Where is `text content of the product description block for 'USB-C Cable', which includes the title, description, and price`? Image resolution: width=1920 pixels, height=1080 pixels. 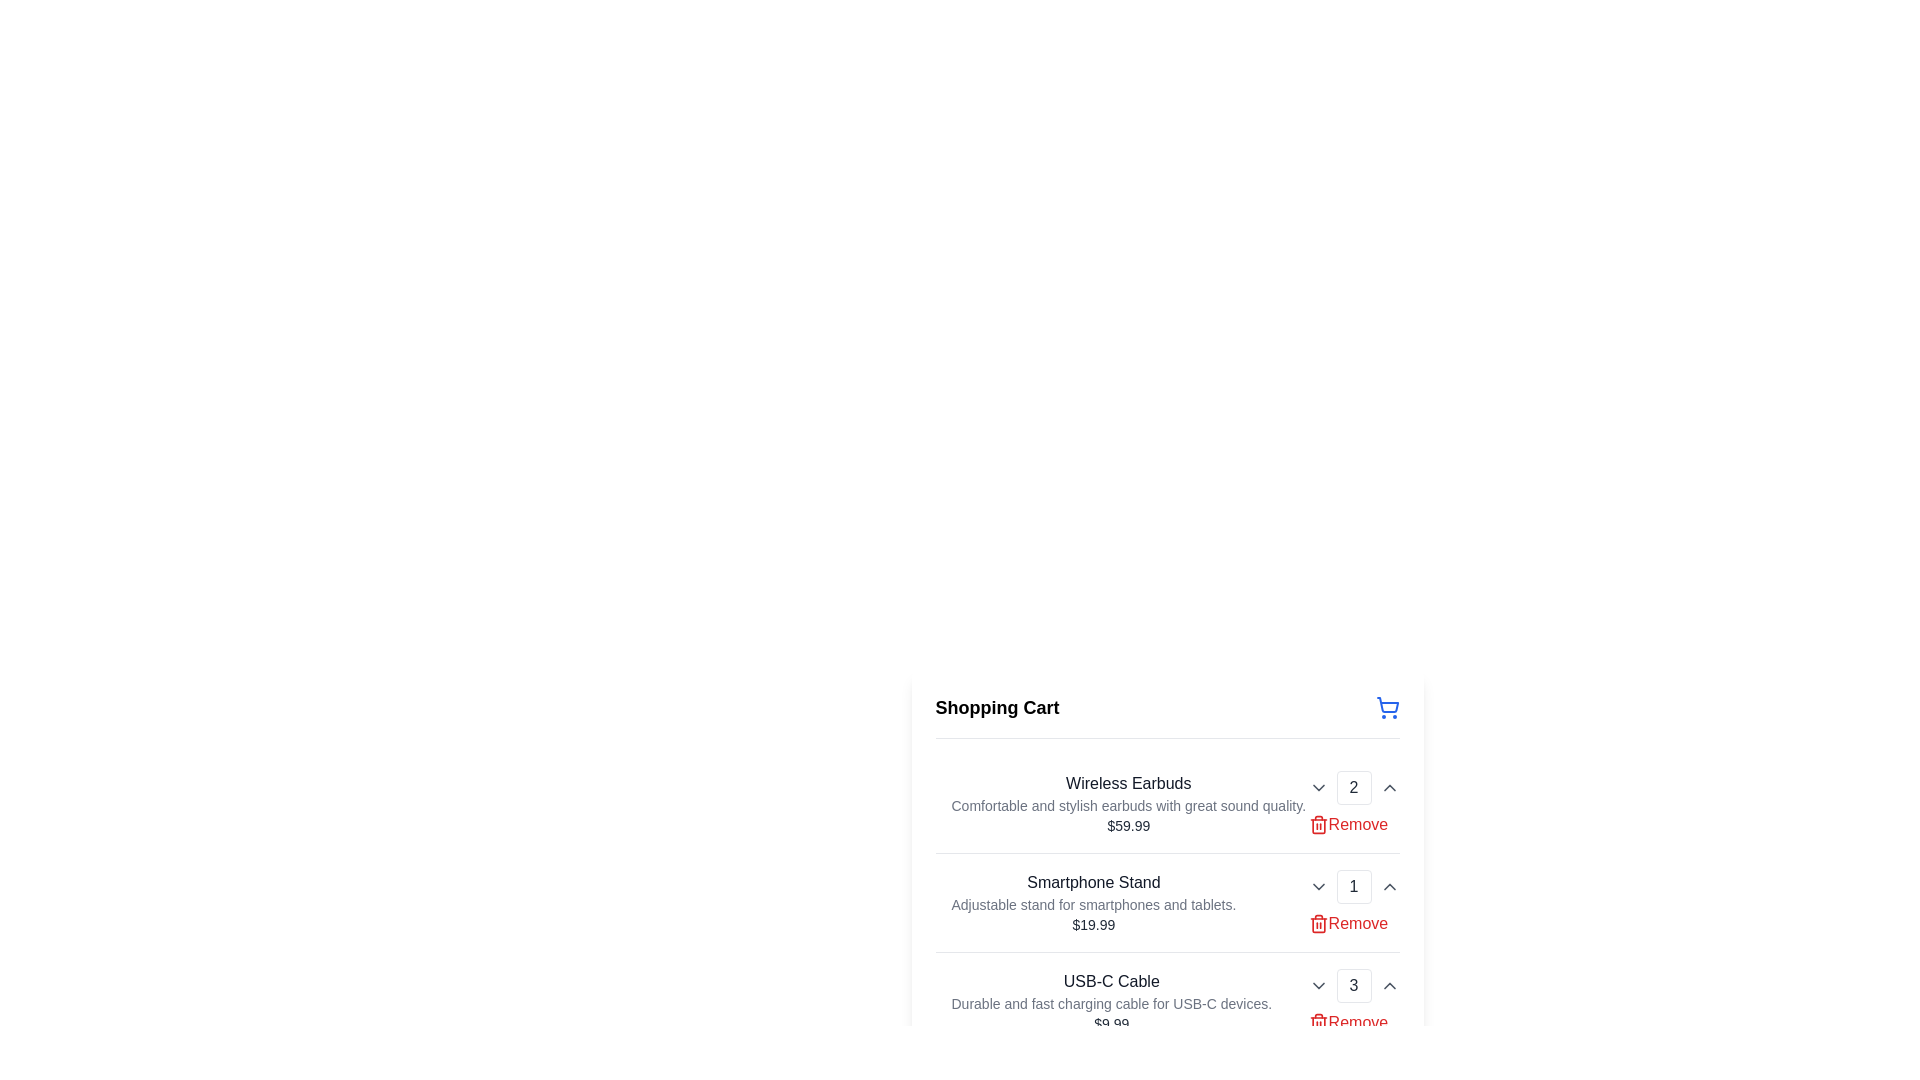
text content of the product description block for 'USB-C Cable', which includes the title, description, and price is located at coordinates (1102, 1002).